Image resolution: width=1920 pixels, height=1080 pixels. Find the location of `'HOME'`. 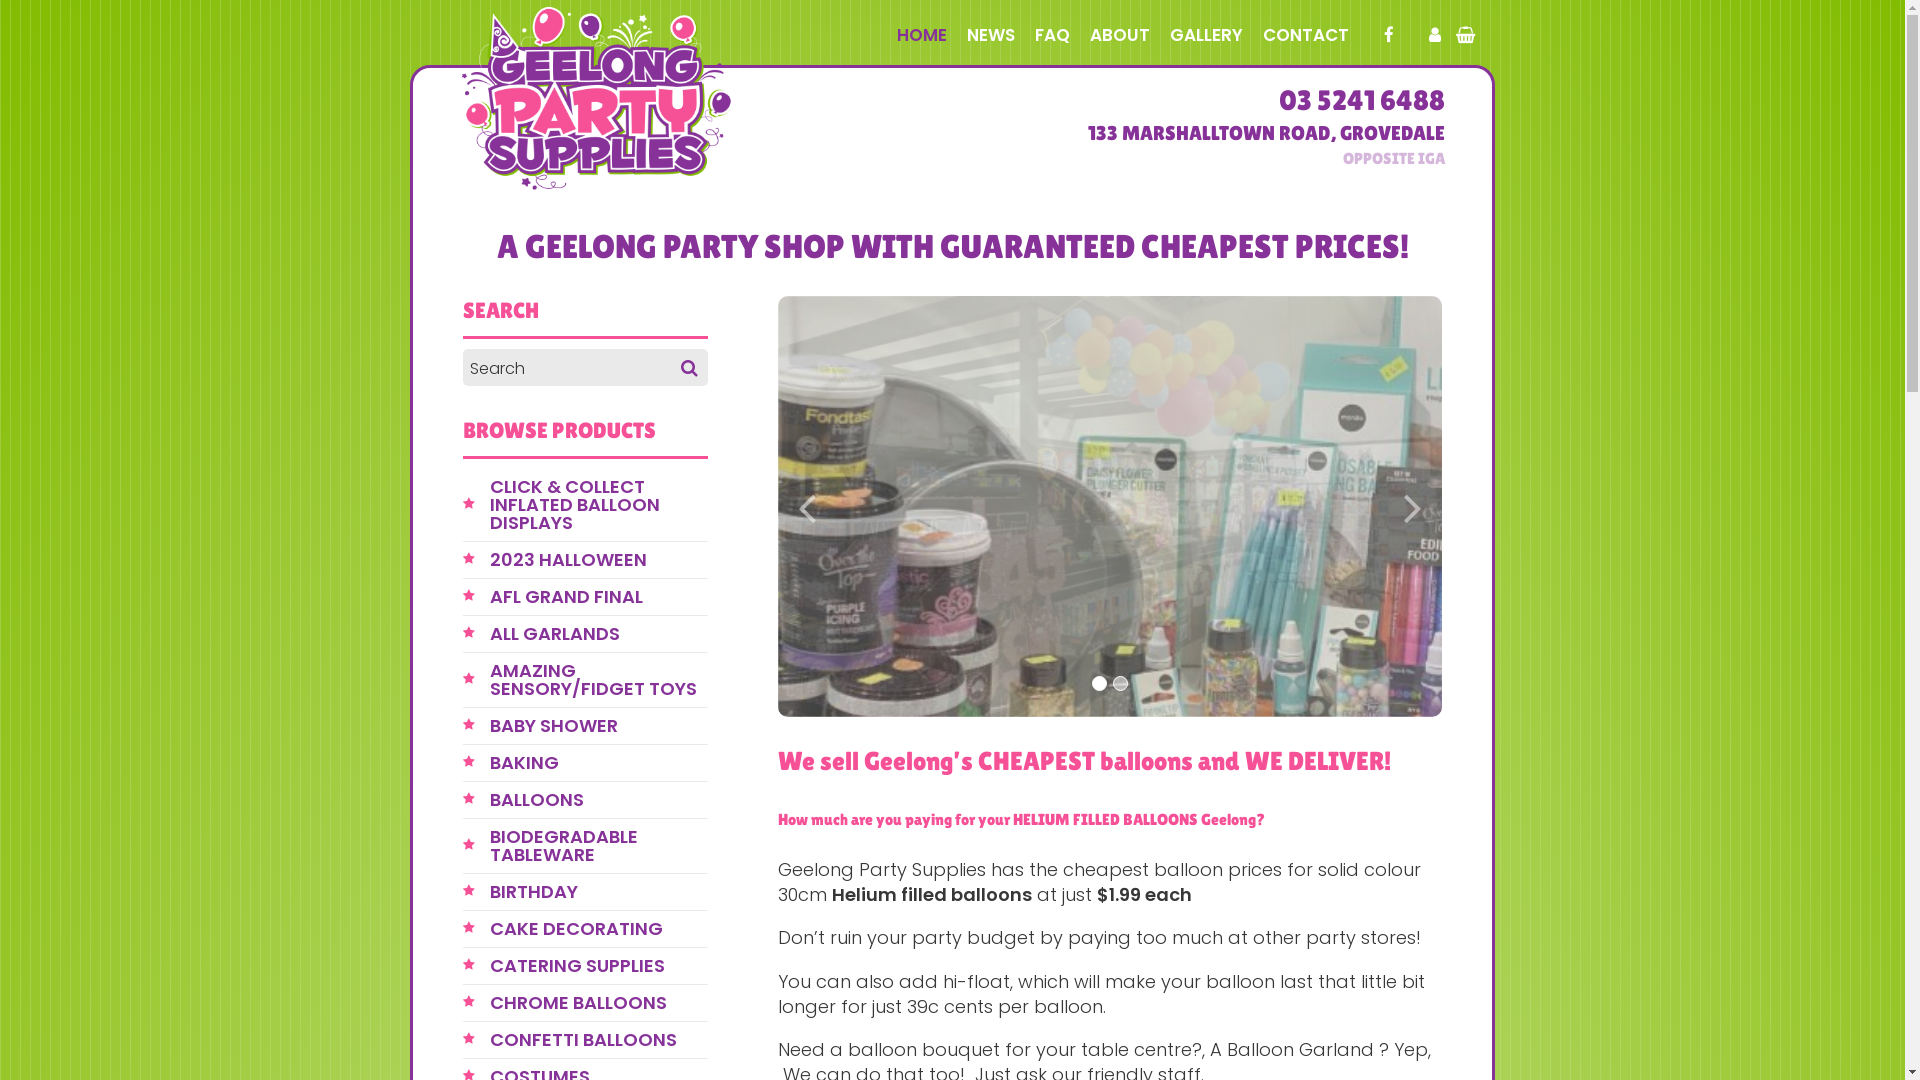

'HOME' is located at coordinates (920, 34).